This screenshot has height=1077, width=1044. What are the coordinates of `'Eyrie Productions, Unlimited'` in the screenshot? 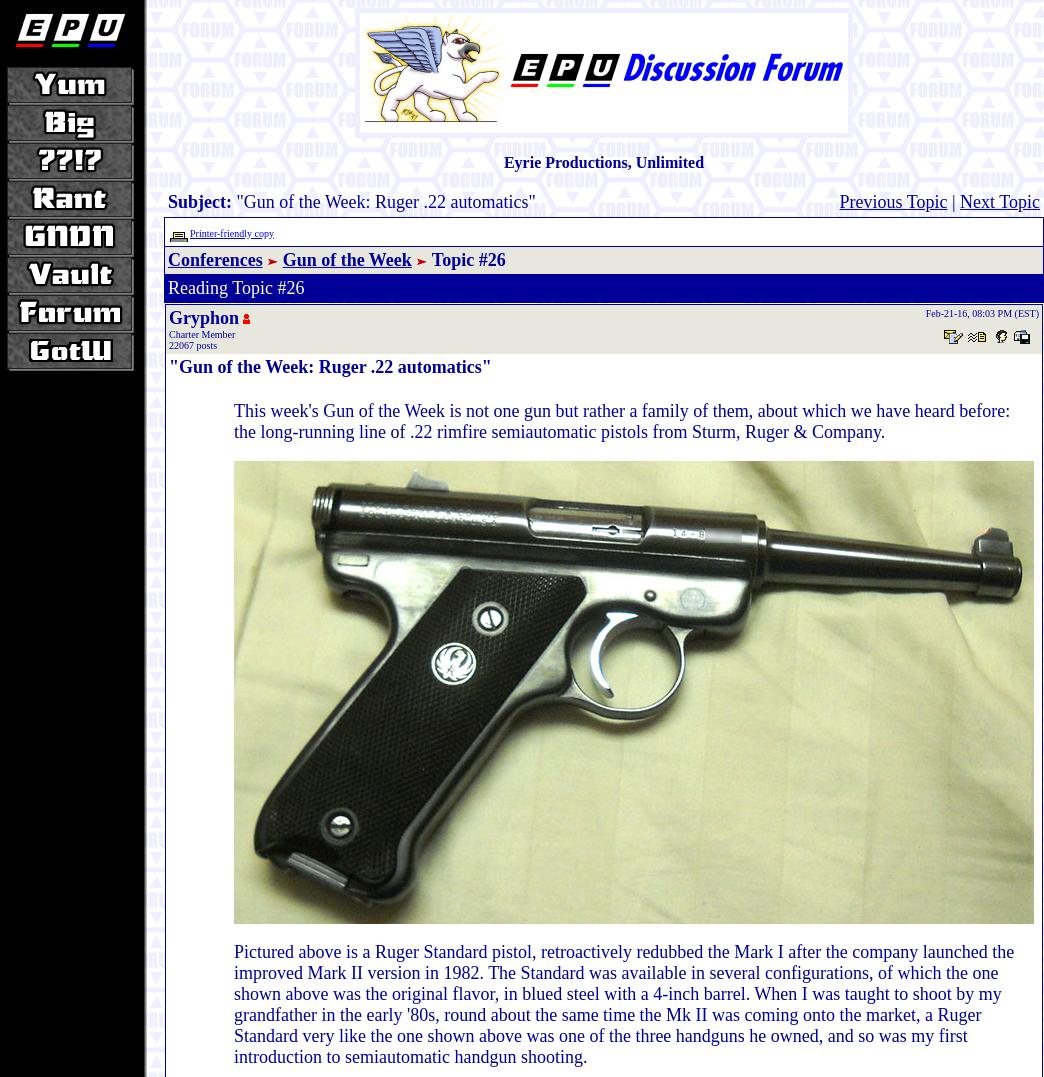 It's located at (603, 162).